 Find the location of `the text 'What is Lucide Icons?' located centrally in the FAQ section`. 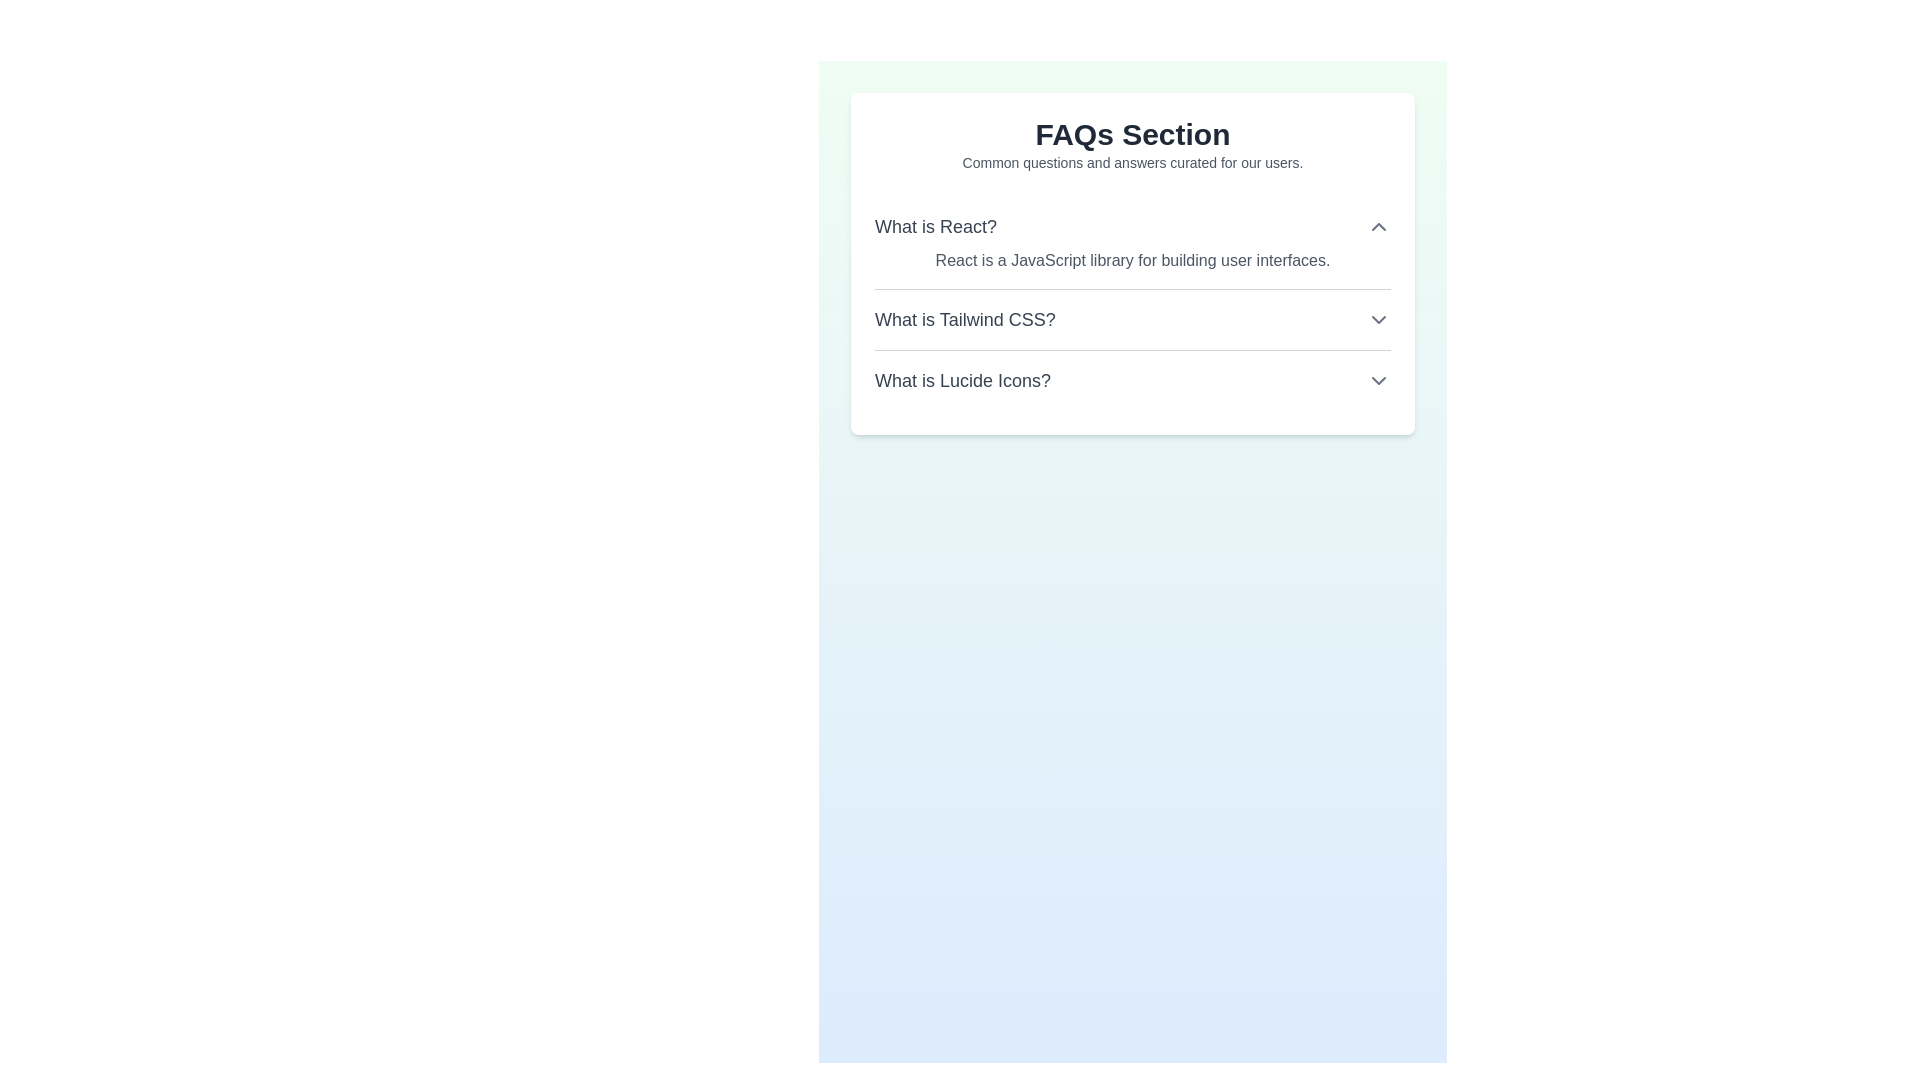

the text 'What is Lucide Icons?' located centrally in the FAQ section is located at coordinates (963, 381).